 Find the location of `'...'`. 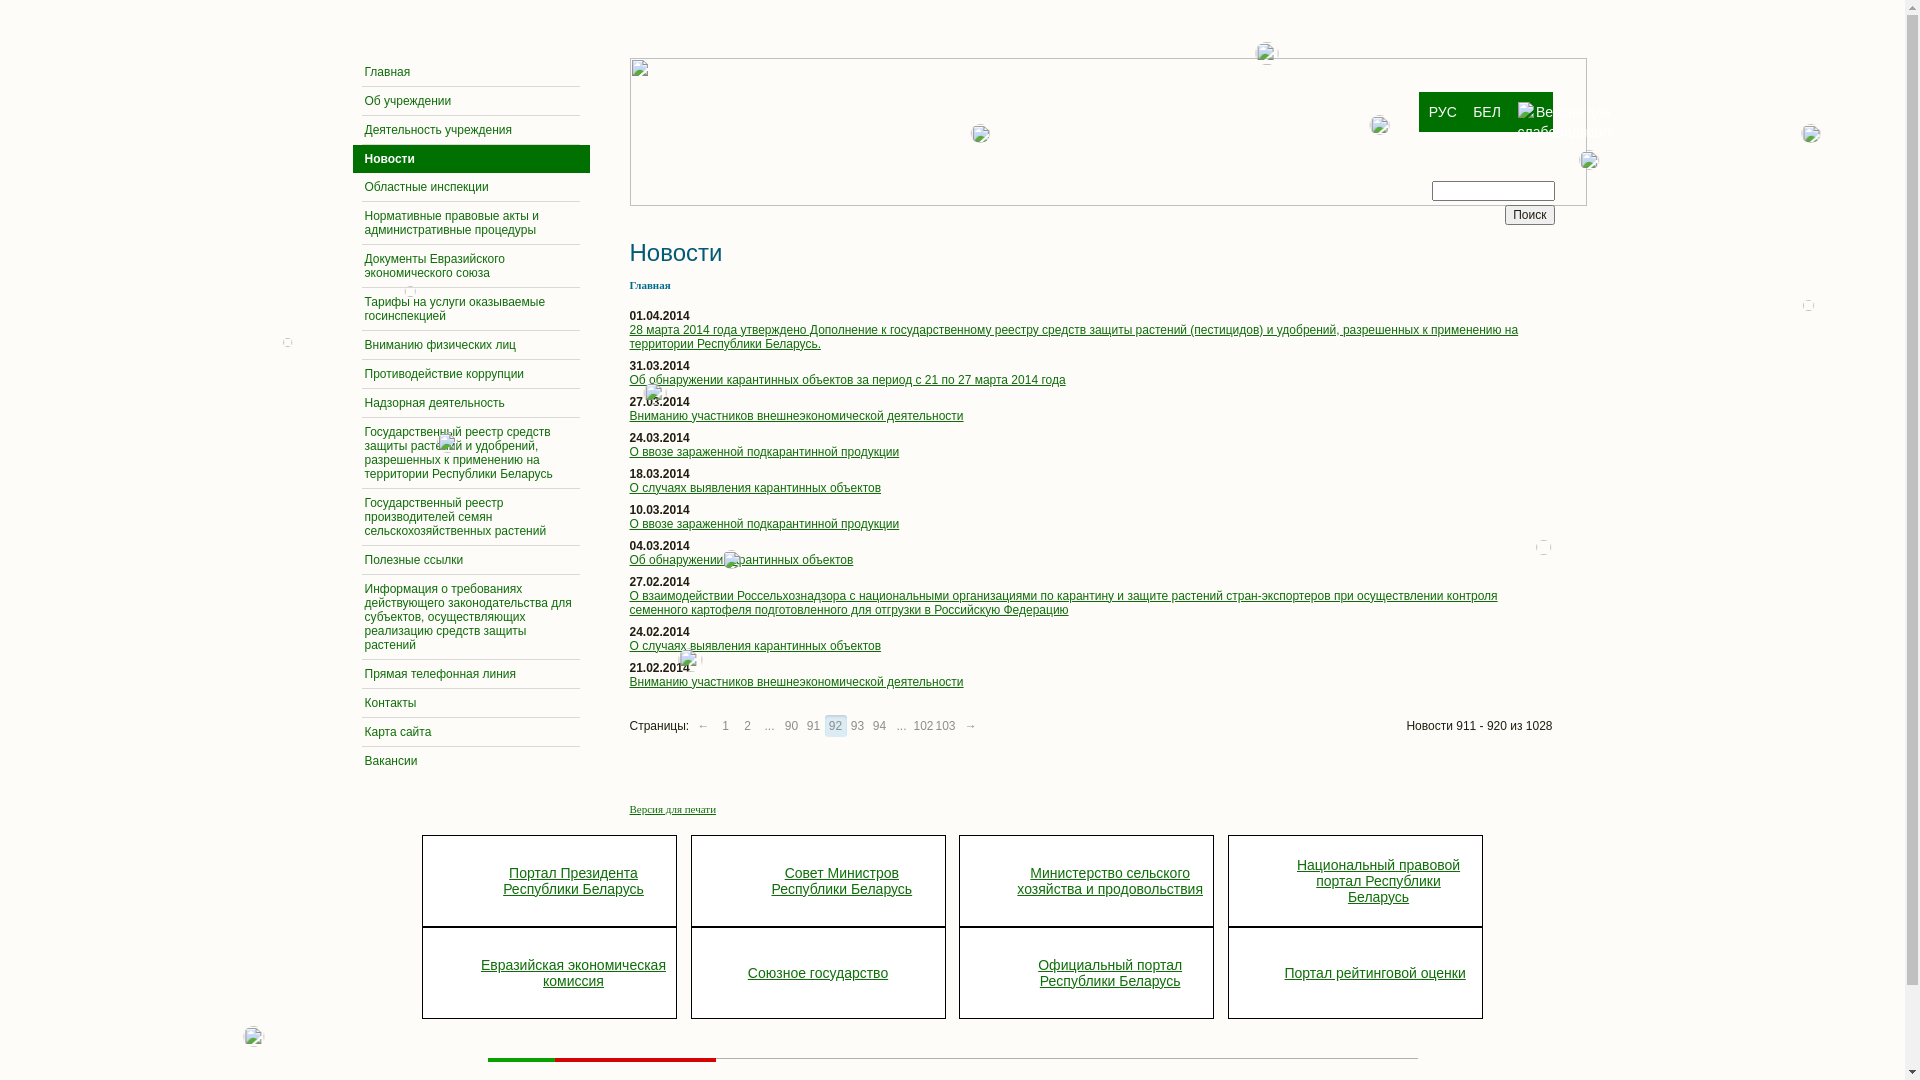

'...' is located at coordinates (901, 725).